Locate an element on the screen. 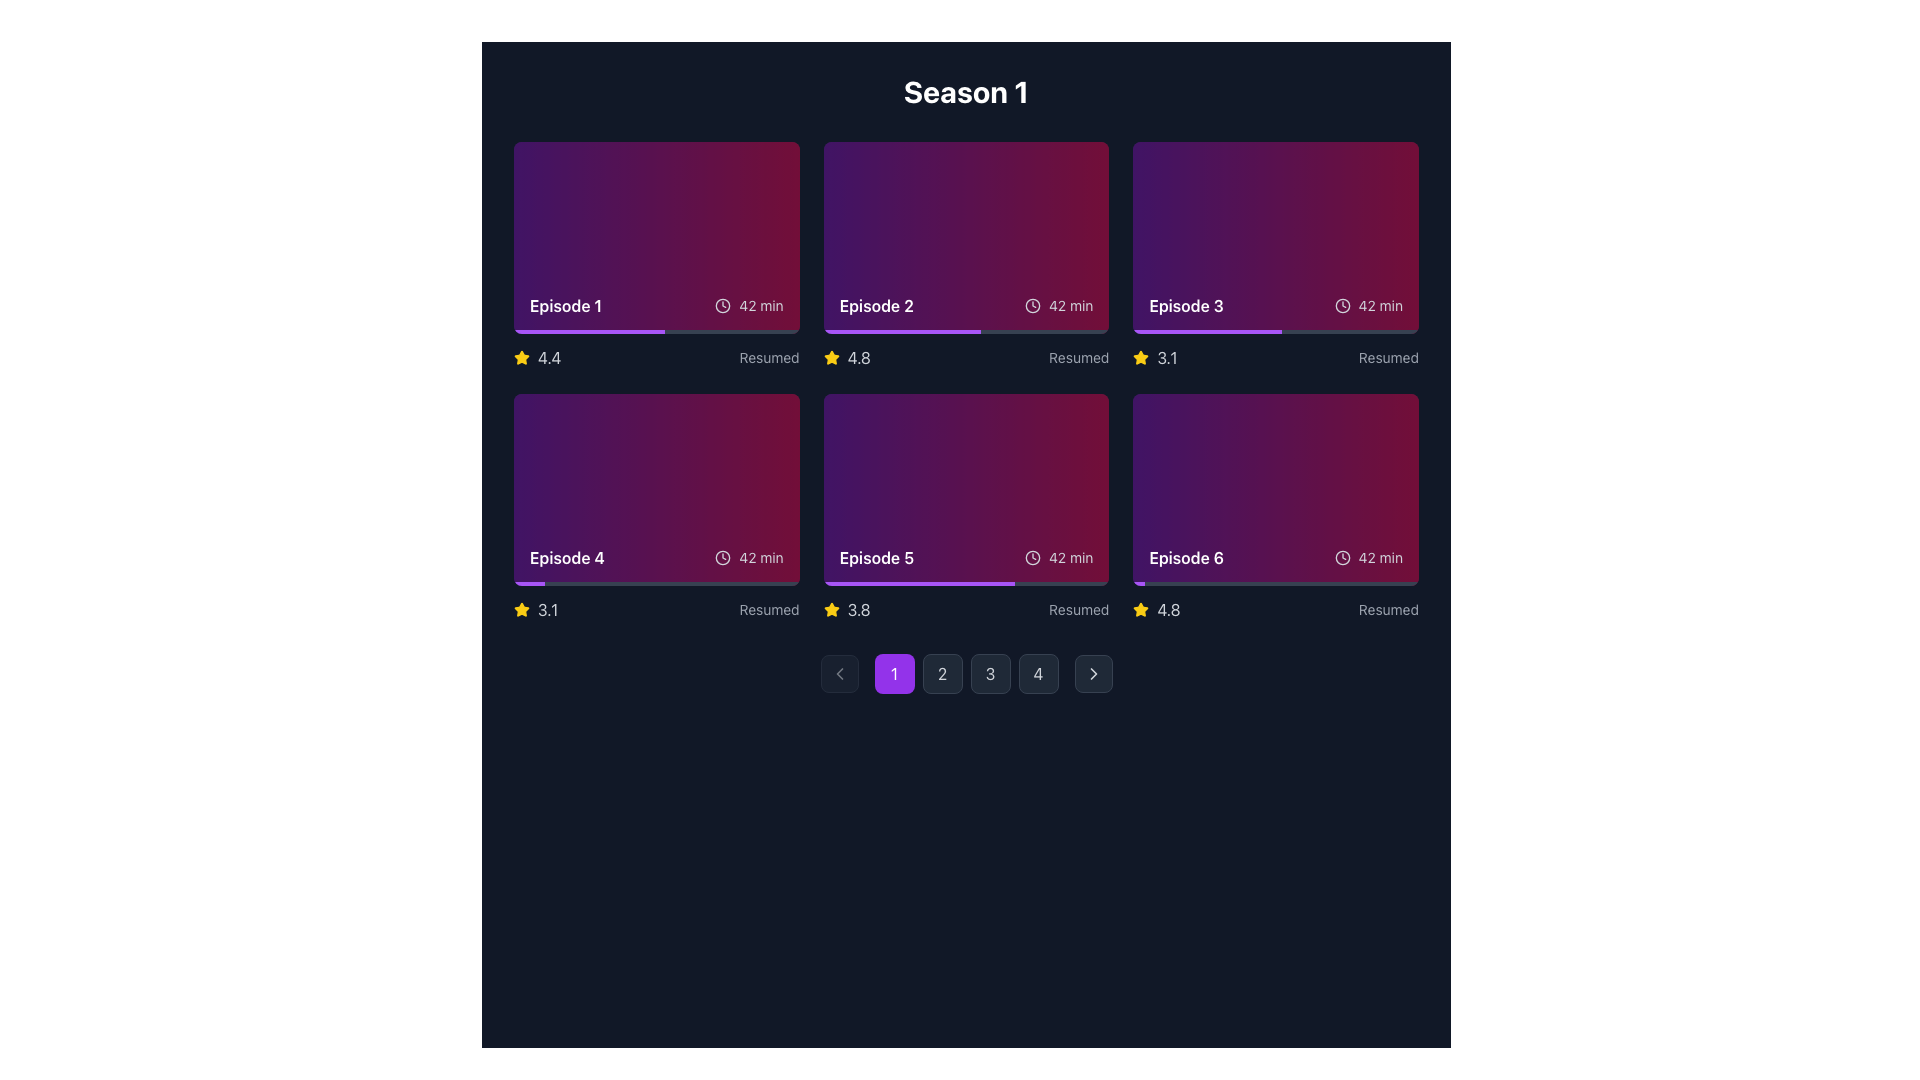 Image resolution: width=1920 pixels, height=1080 pixels. text content of the 'Resumed' label, which is styled in gray color and located in the bottom-right corner of the Episode 3 card is located at coordinates (1387, 357).